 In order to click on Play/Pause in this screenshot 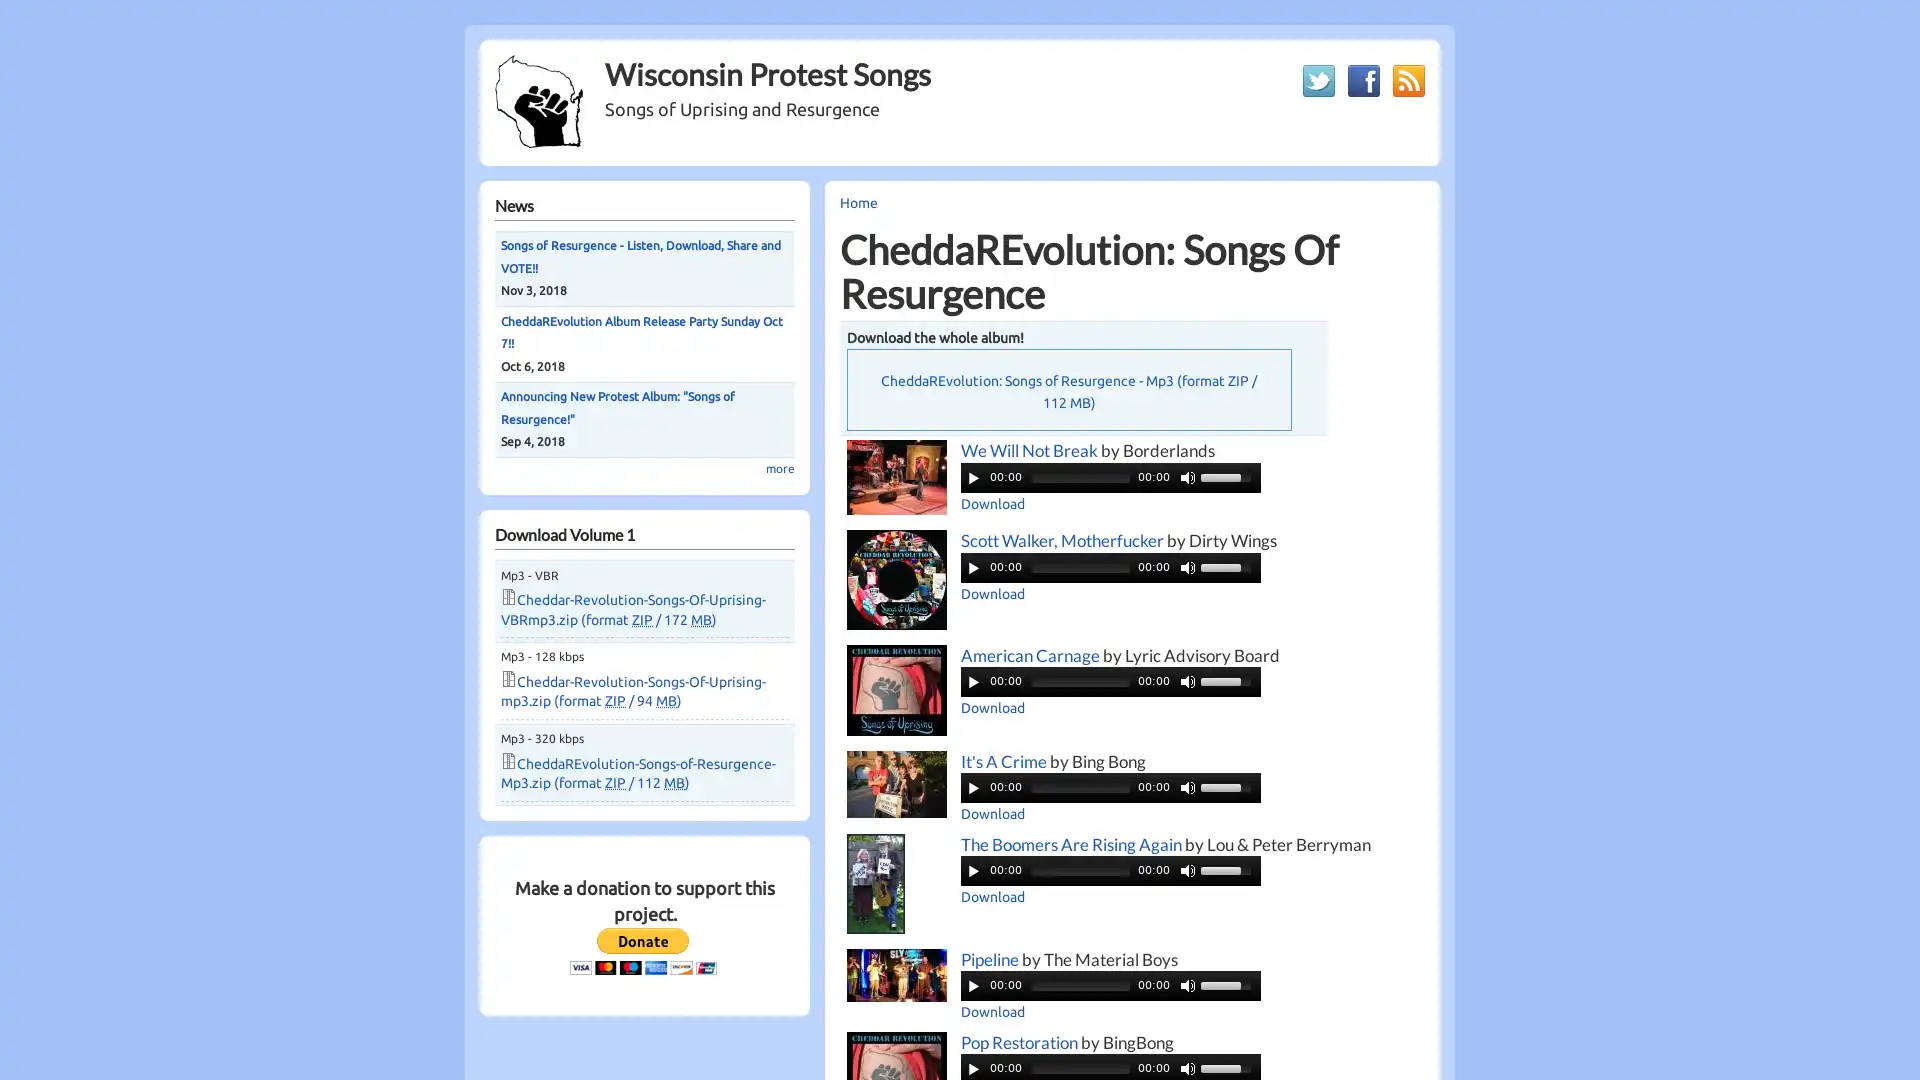, I will do `click(974, 681)`.